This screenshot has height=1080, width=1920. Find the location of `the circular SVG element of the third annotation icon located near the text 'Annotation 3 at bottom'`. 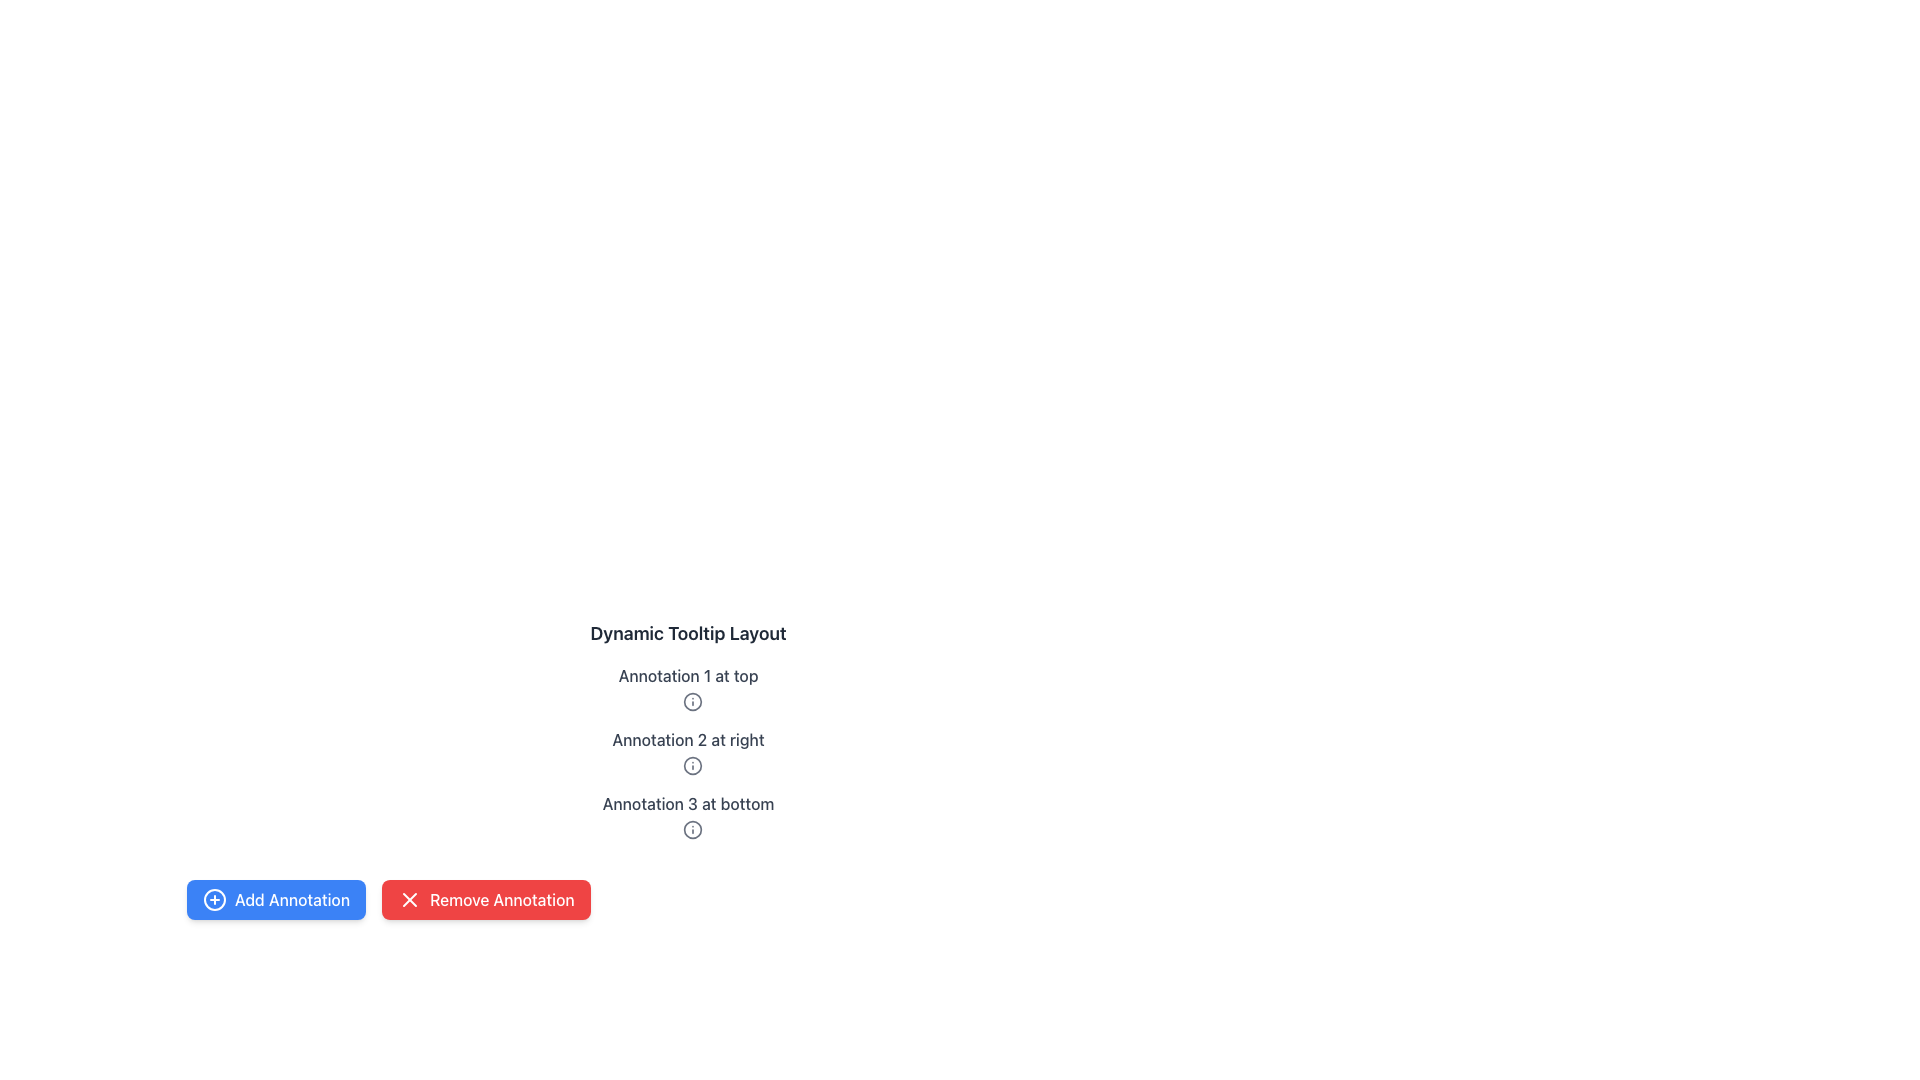

the circular SVG element of the third annotation icon located near the text 'Annotation 3 at bottom' is located at coordinates (692, 829).